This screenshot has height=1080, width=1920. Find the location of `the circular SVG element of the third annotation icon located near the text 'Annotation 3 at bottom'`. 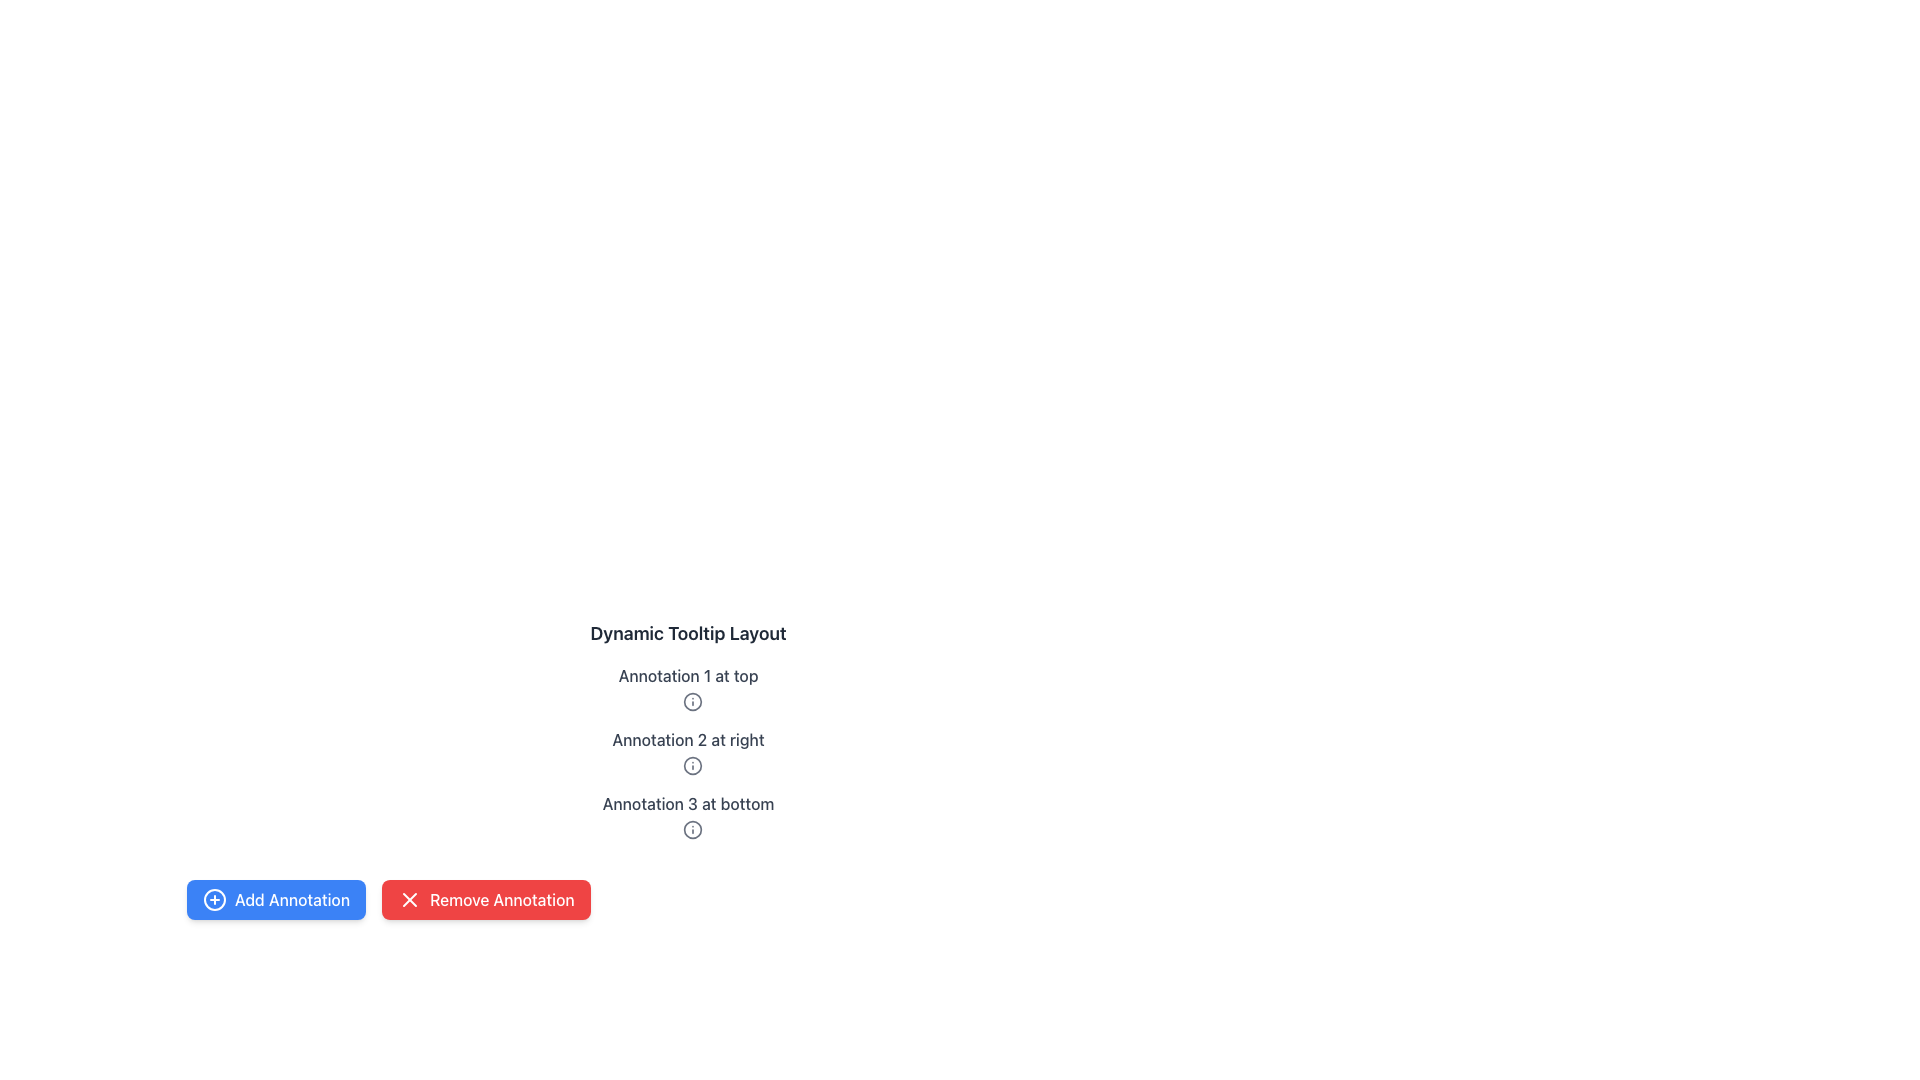

the circular SVG element of the third annotation icon located near the text 'Annotation 3 at bottom' is located at coordinates (692, 829).